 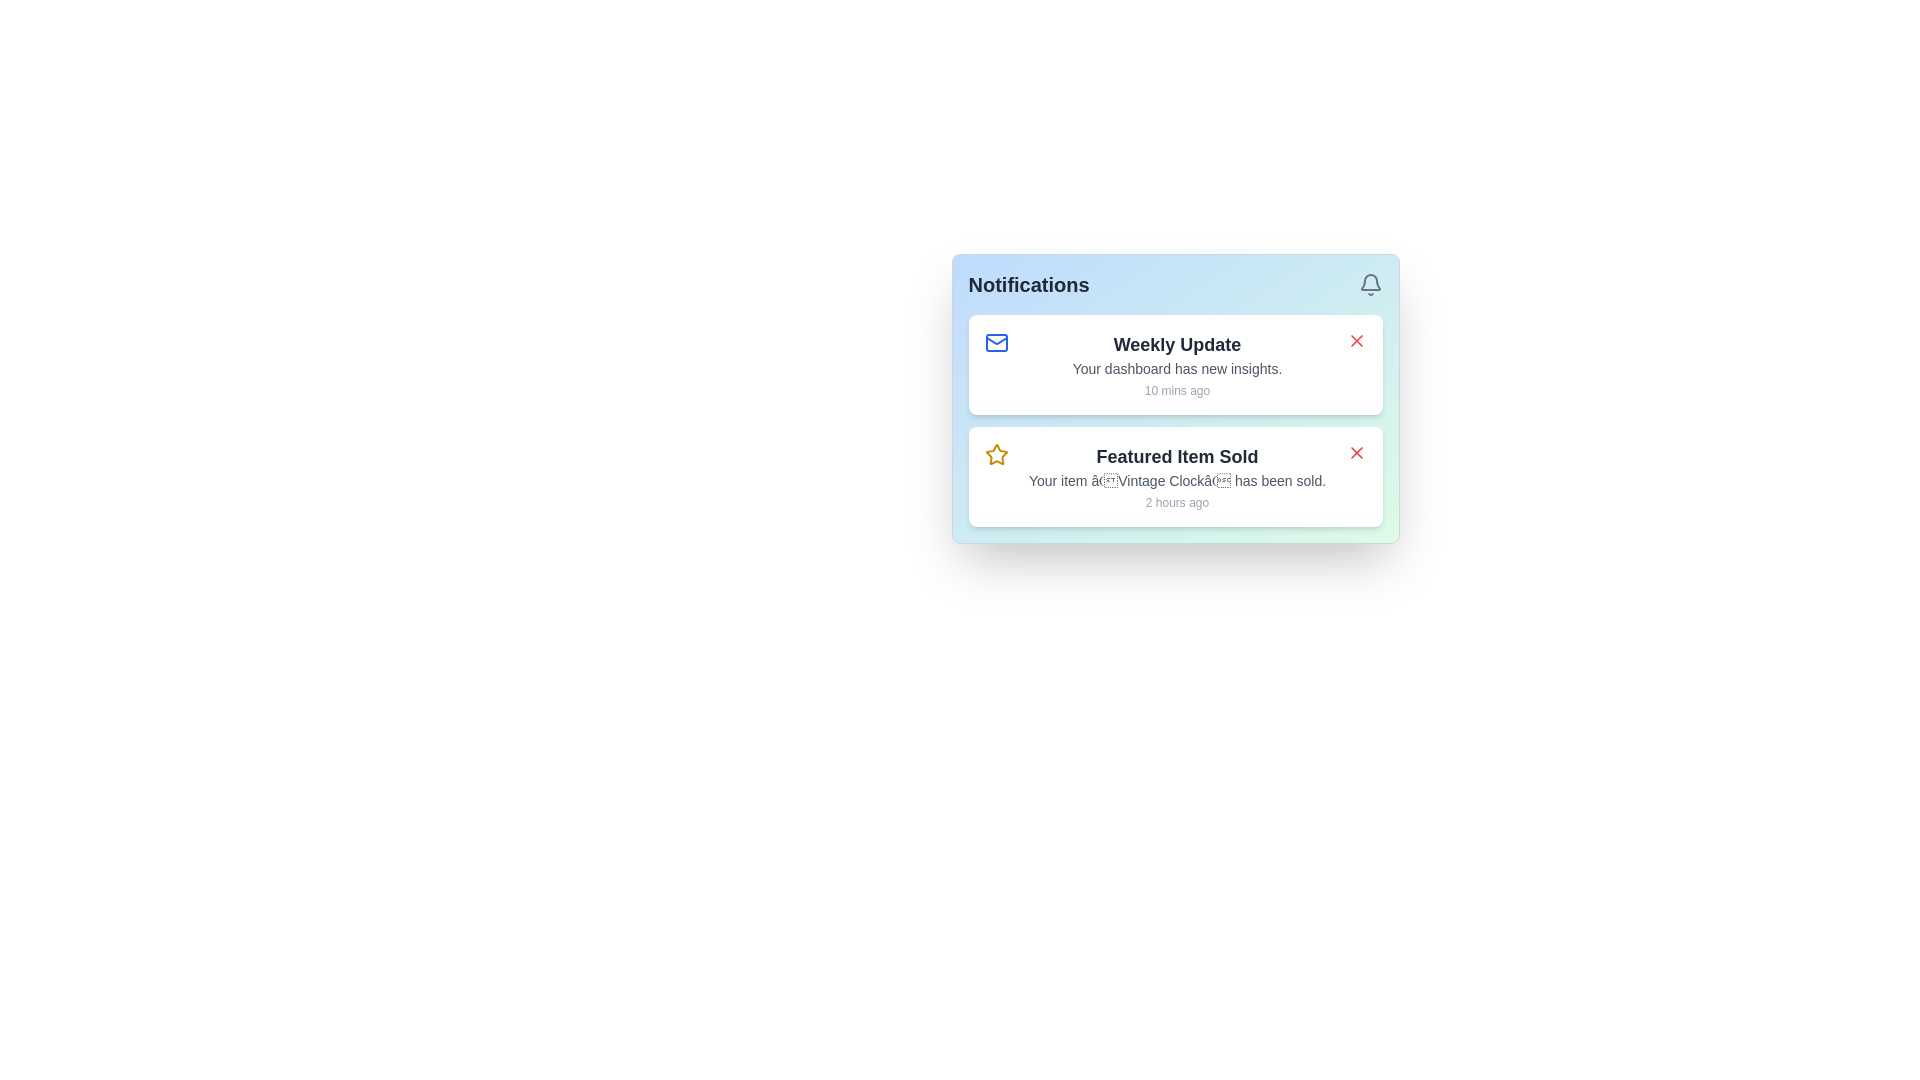 What do you see at coordinates (1369, 285) in the screenshot?
I see `the notification icon located in the upper-right corner of the 'Notifications' panel, next to the 'Notifications' text header` at bounding box center [1369, 285].